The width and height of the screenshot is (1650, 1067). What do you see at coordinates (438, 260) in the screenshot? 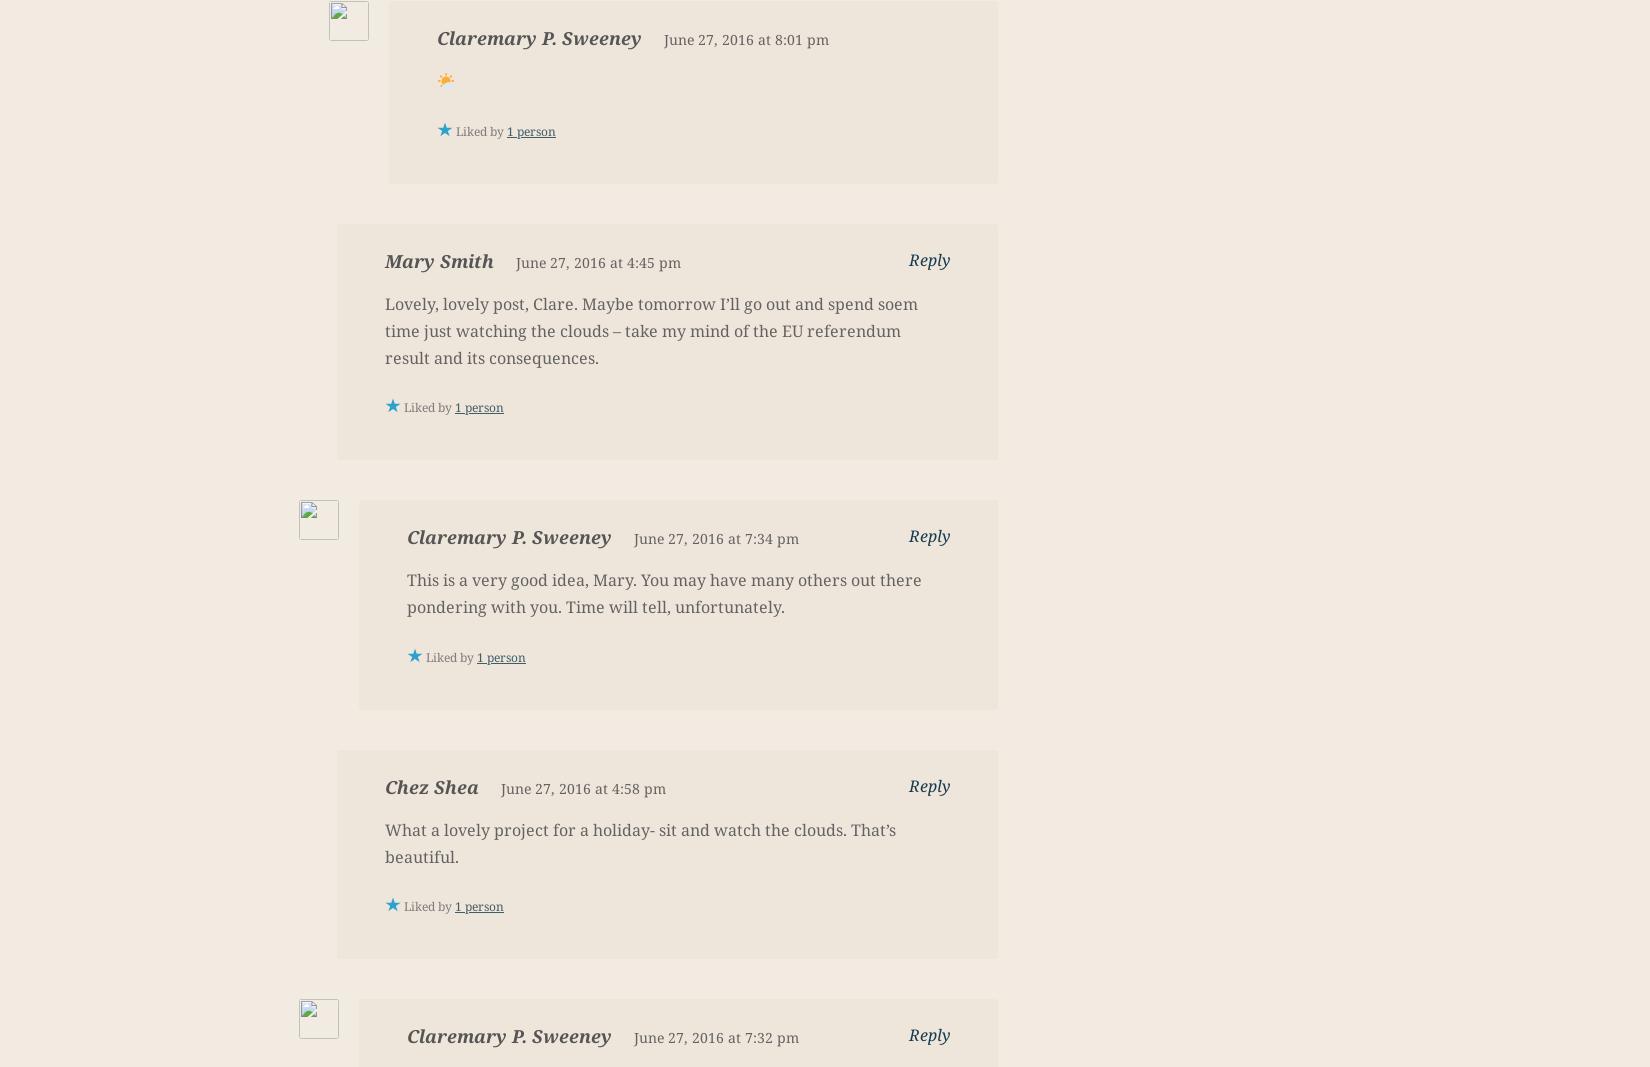
I see `'Mary Smith'` at bounding box center [438, 260].